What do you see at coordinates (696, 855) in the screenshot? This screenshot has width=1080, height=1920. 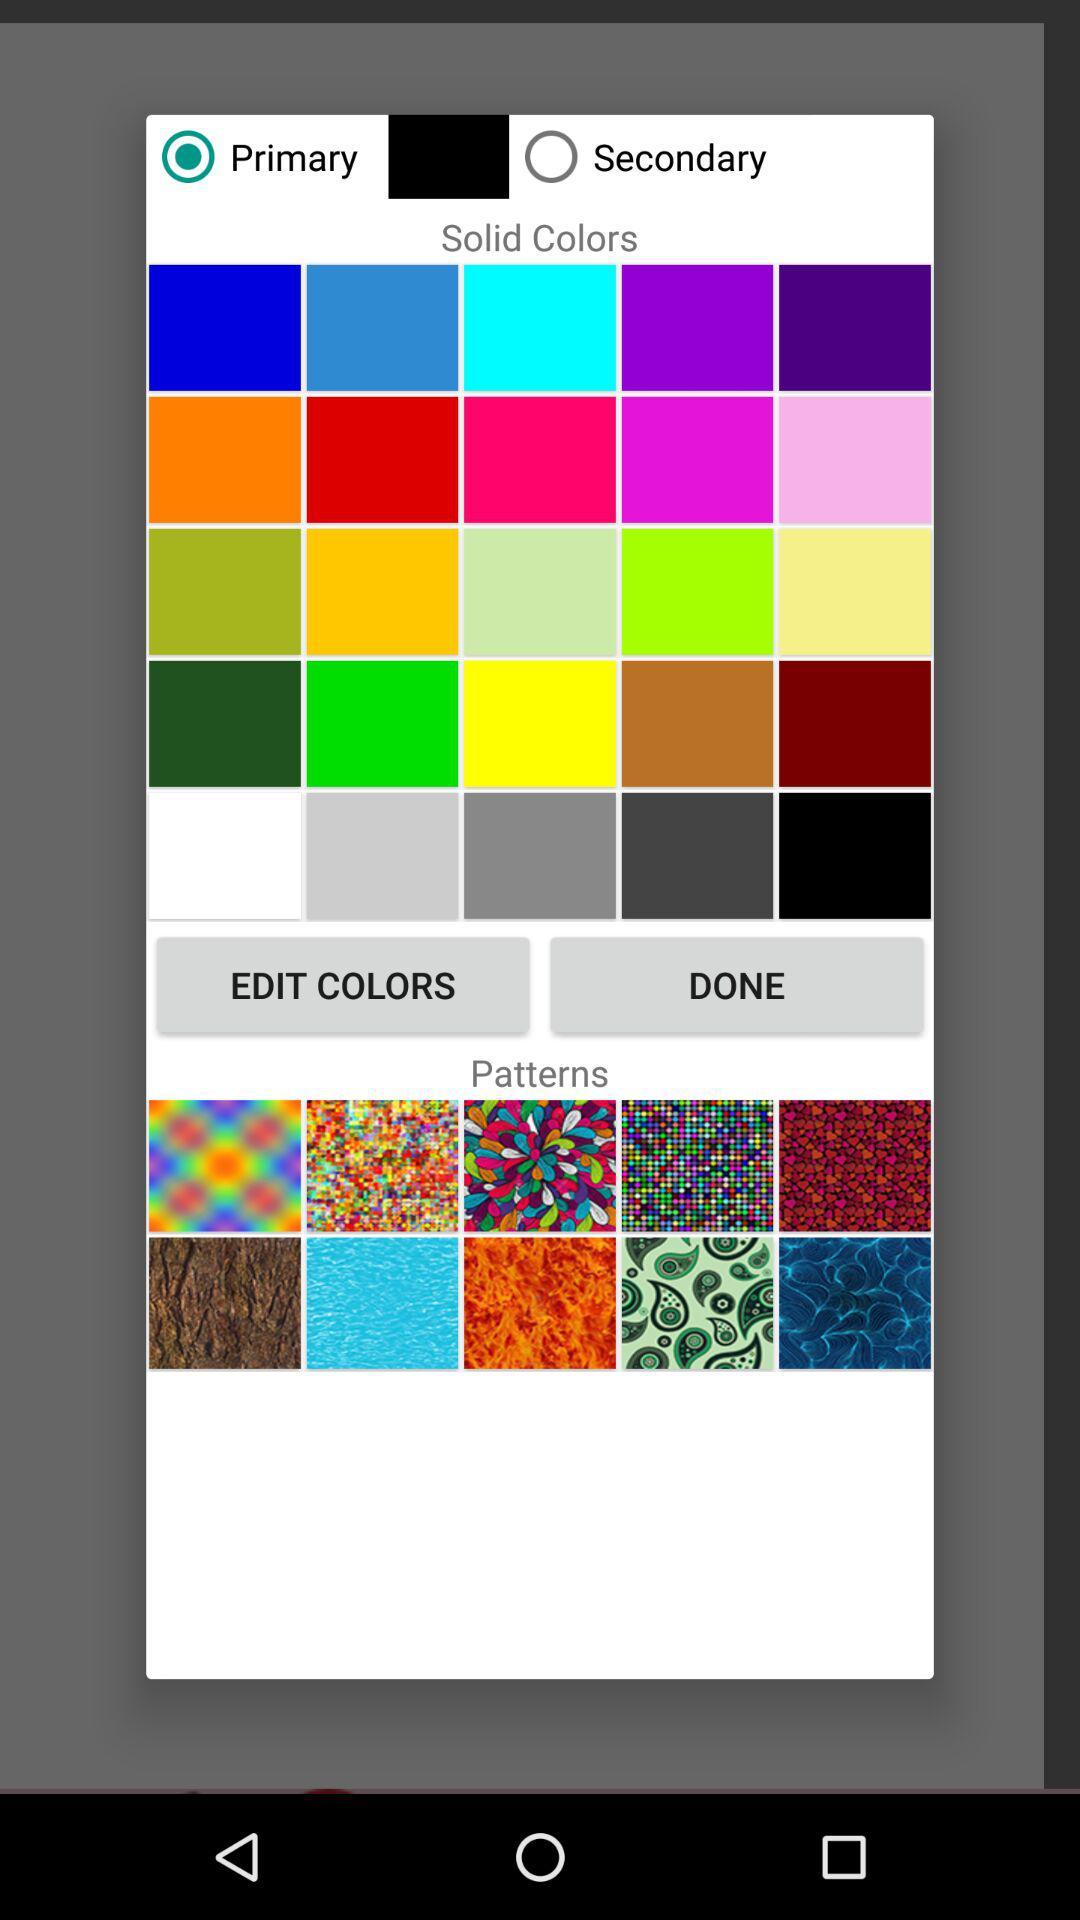 I see `pick color` at bounding box center [696, 855].